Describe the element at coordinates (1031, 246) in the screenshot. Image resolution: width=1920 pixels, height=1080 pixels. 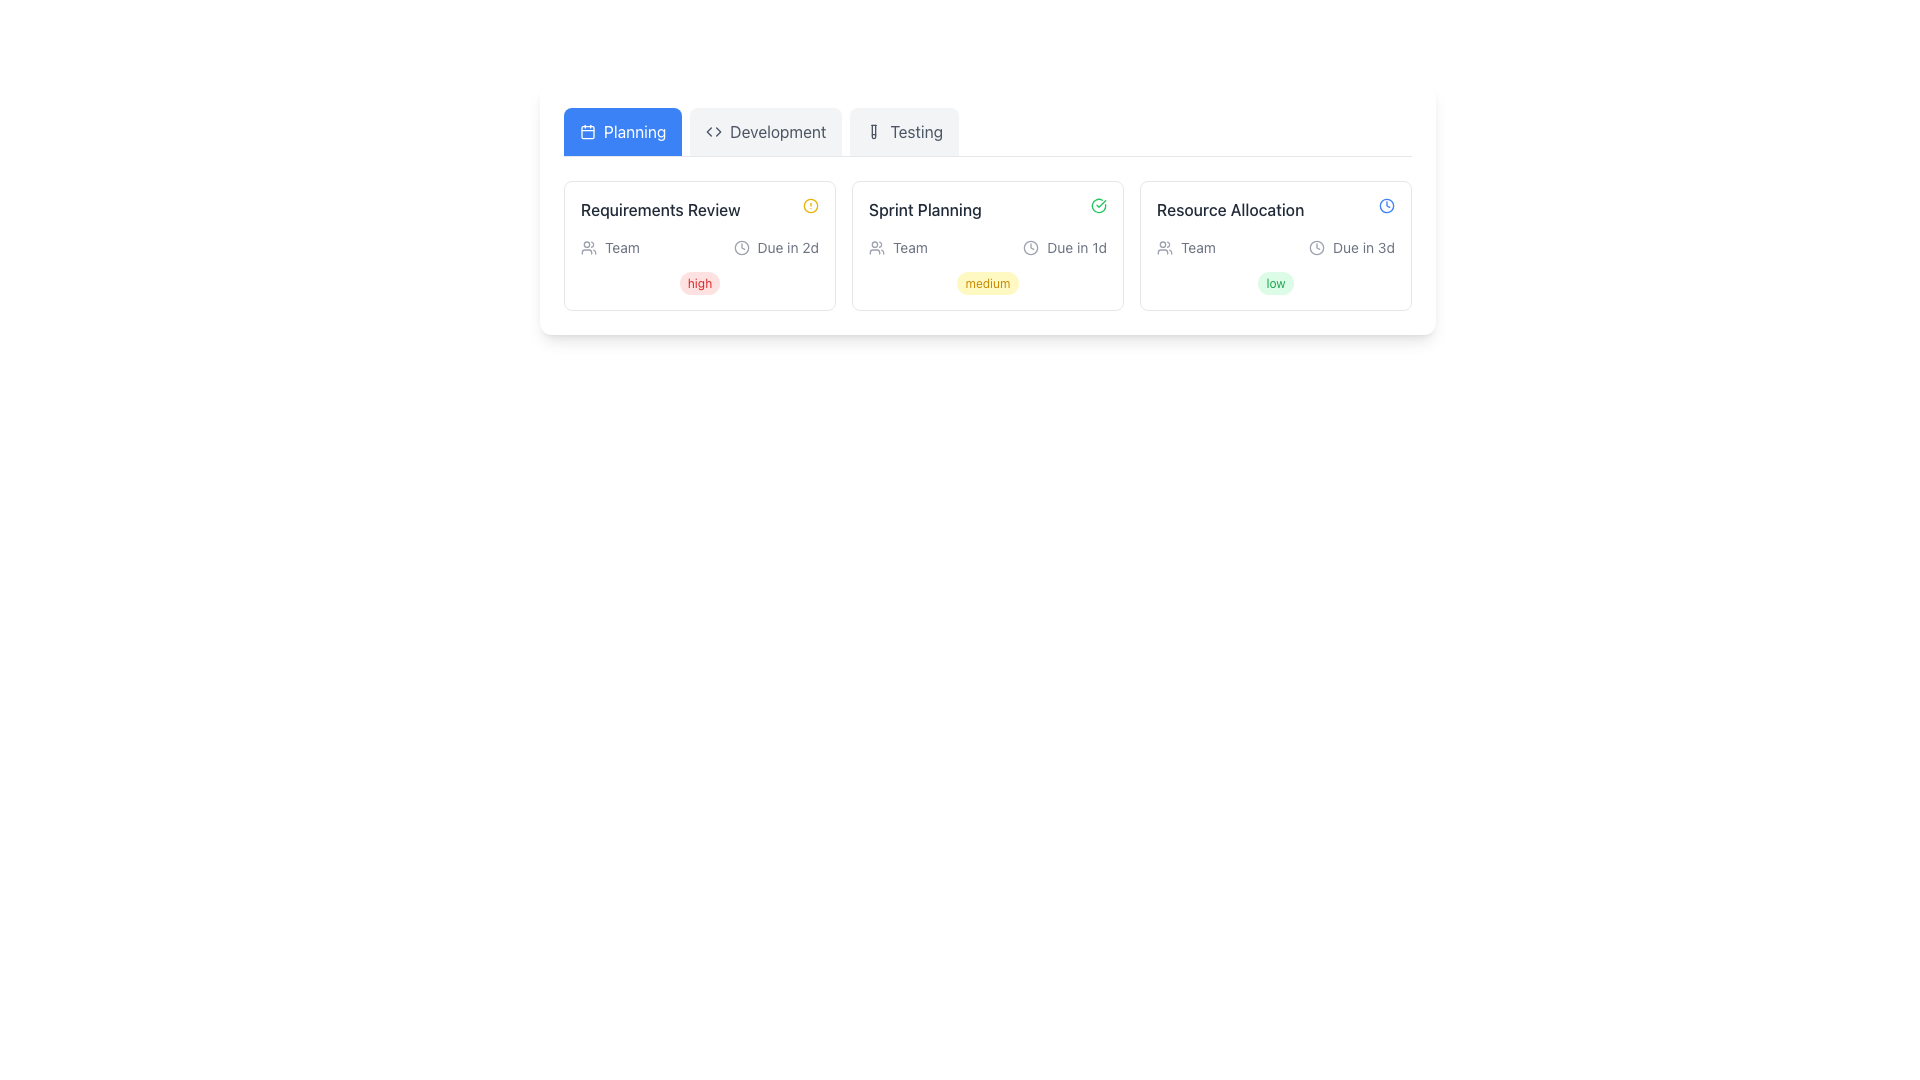
I see `the decorative circle component of the clock icon located near the top-right of the 'Sprint Planning' section, adjacent to task indicators` at that location.